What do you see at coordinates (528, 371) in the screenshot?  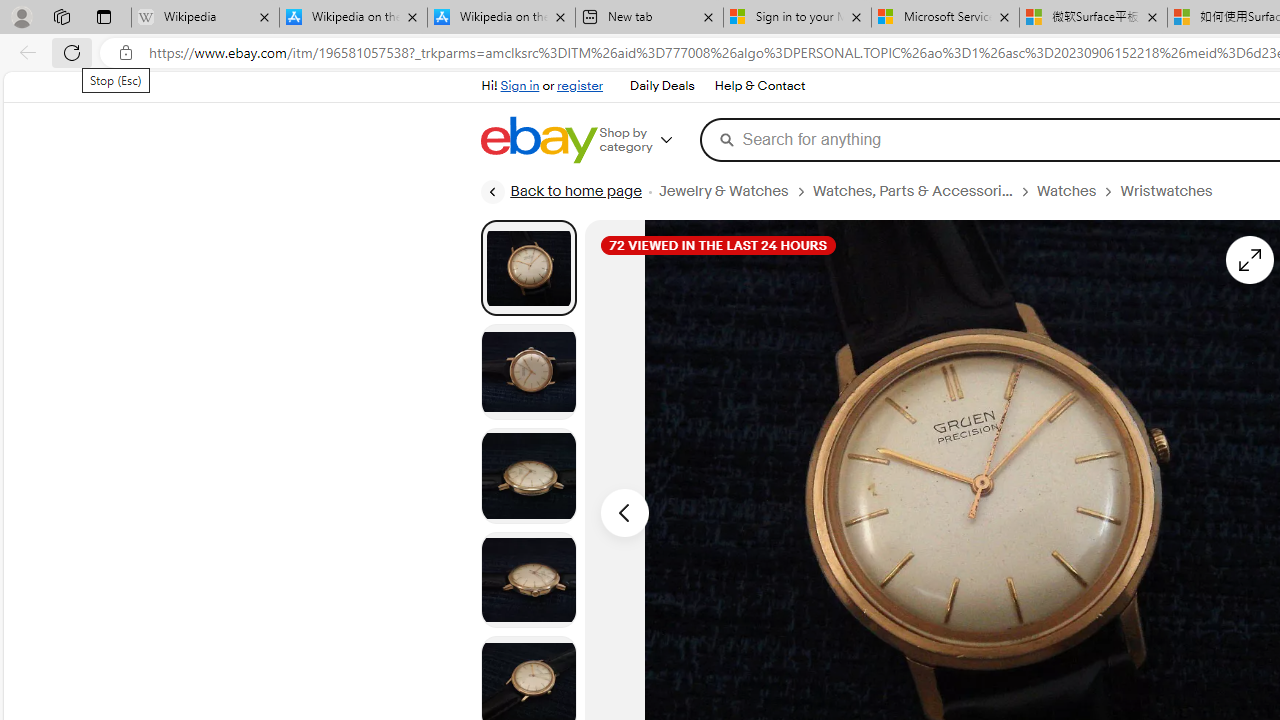 I see `'Picture 2 of 8'` at bounding box center [528, 371].